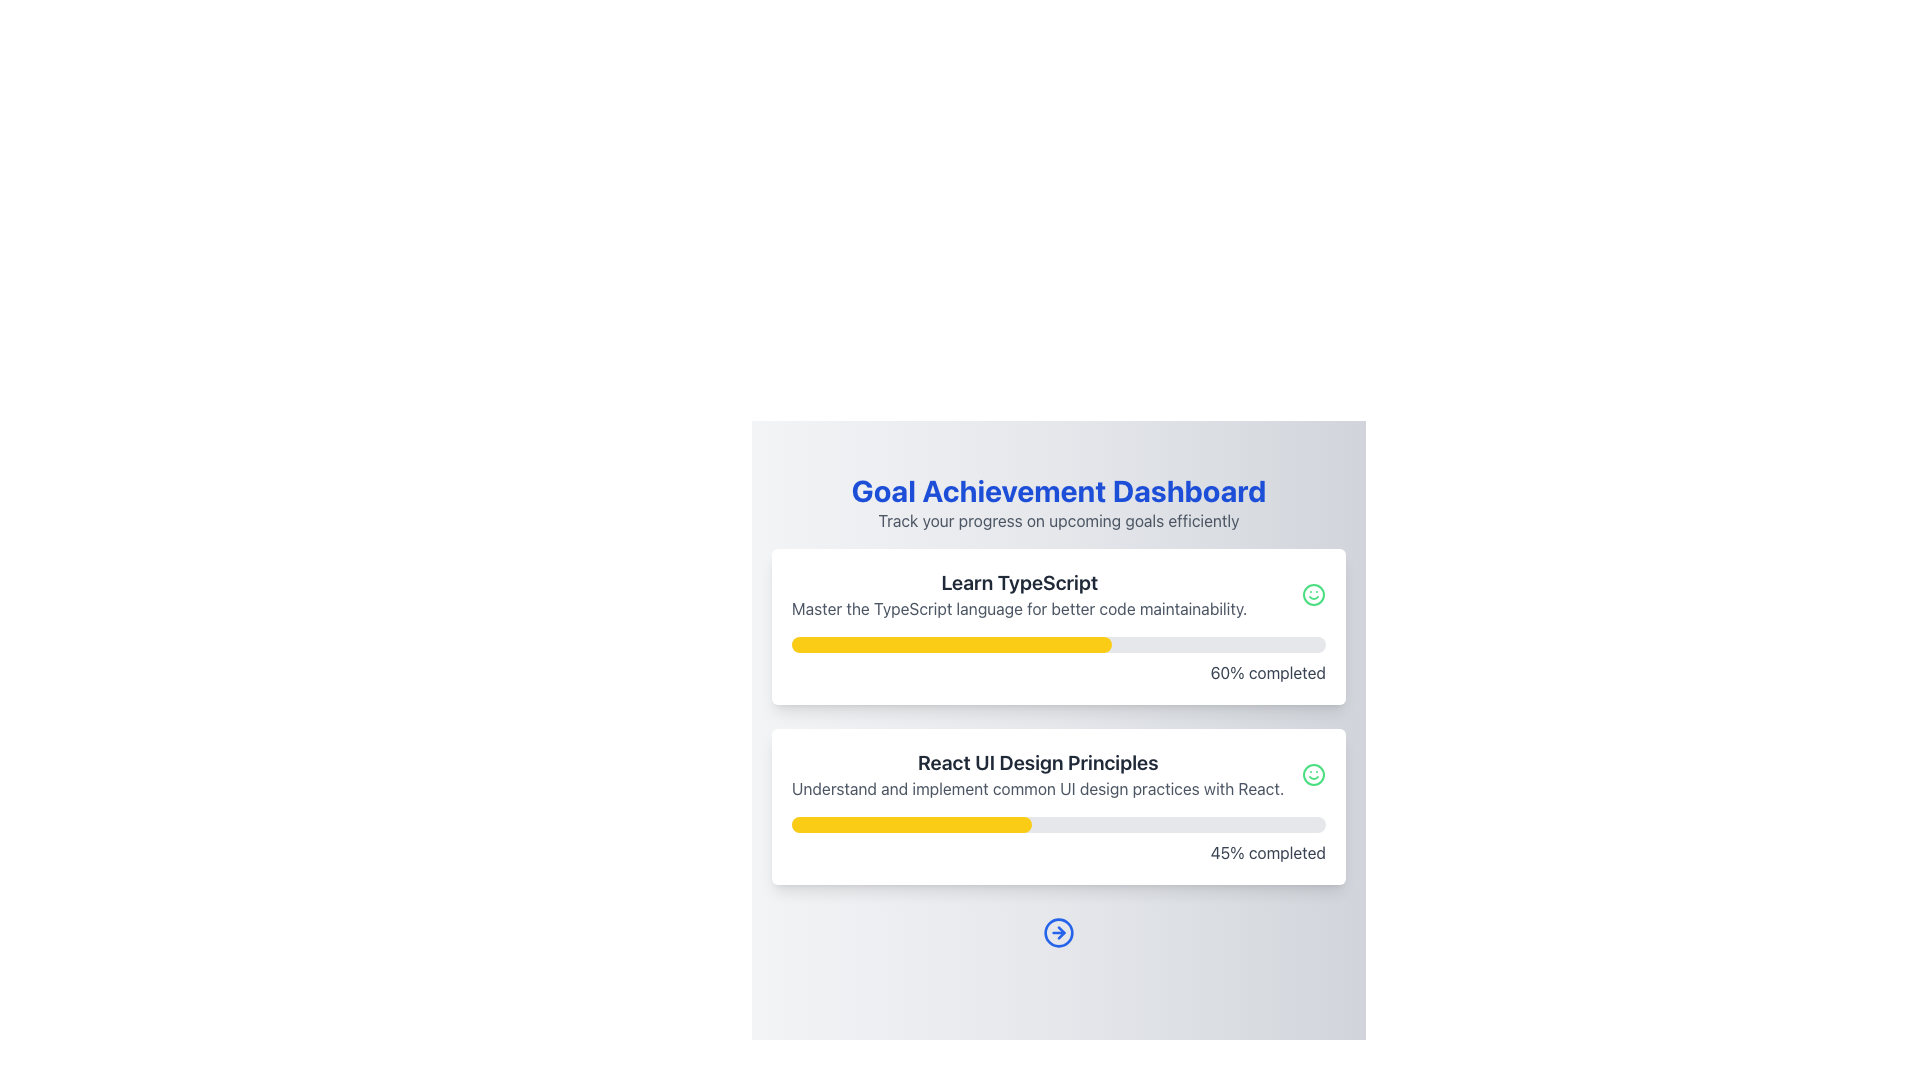 The image size is (1920, 1080). Describe the element at coordinates (1058, 774) in the screenshot. I see `the Informational Section titled 'React UI Design Principles', which includes a description about UI design practices with a green smiley icon to the right` at that location.